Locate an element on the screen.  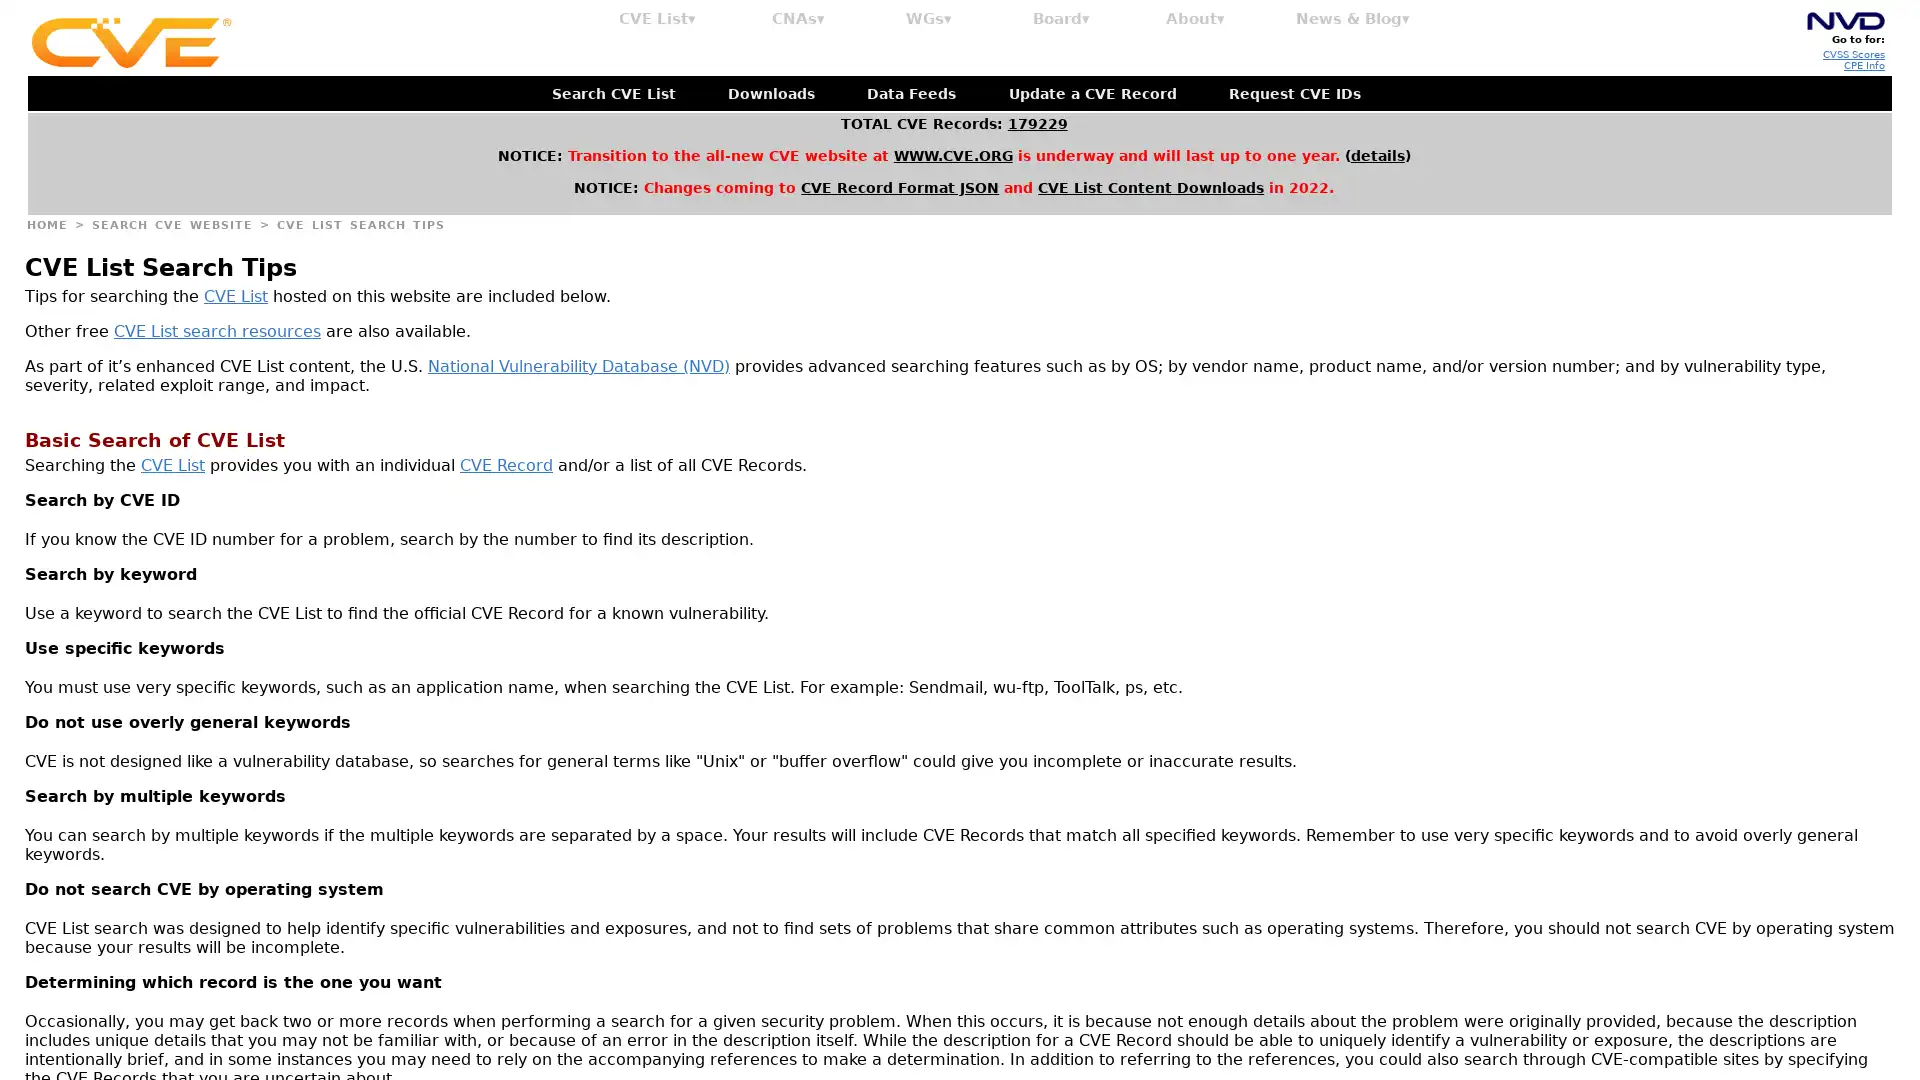
CNAs is located at coordinates (797, 19).